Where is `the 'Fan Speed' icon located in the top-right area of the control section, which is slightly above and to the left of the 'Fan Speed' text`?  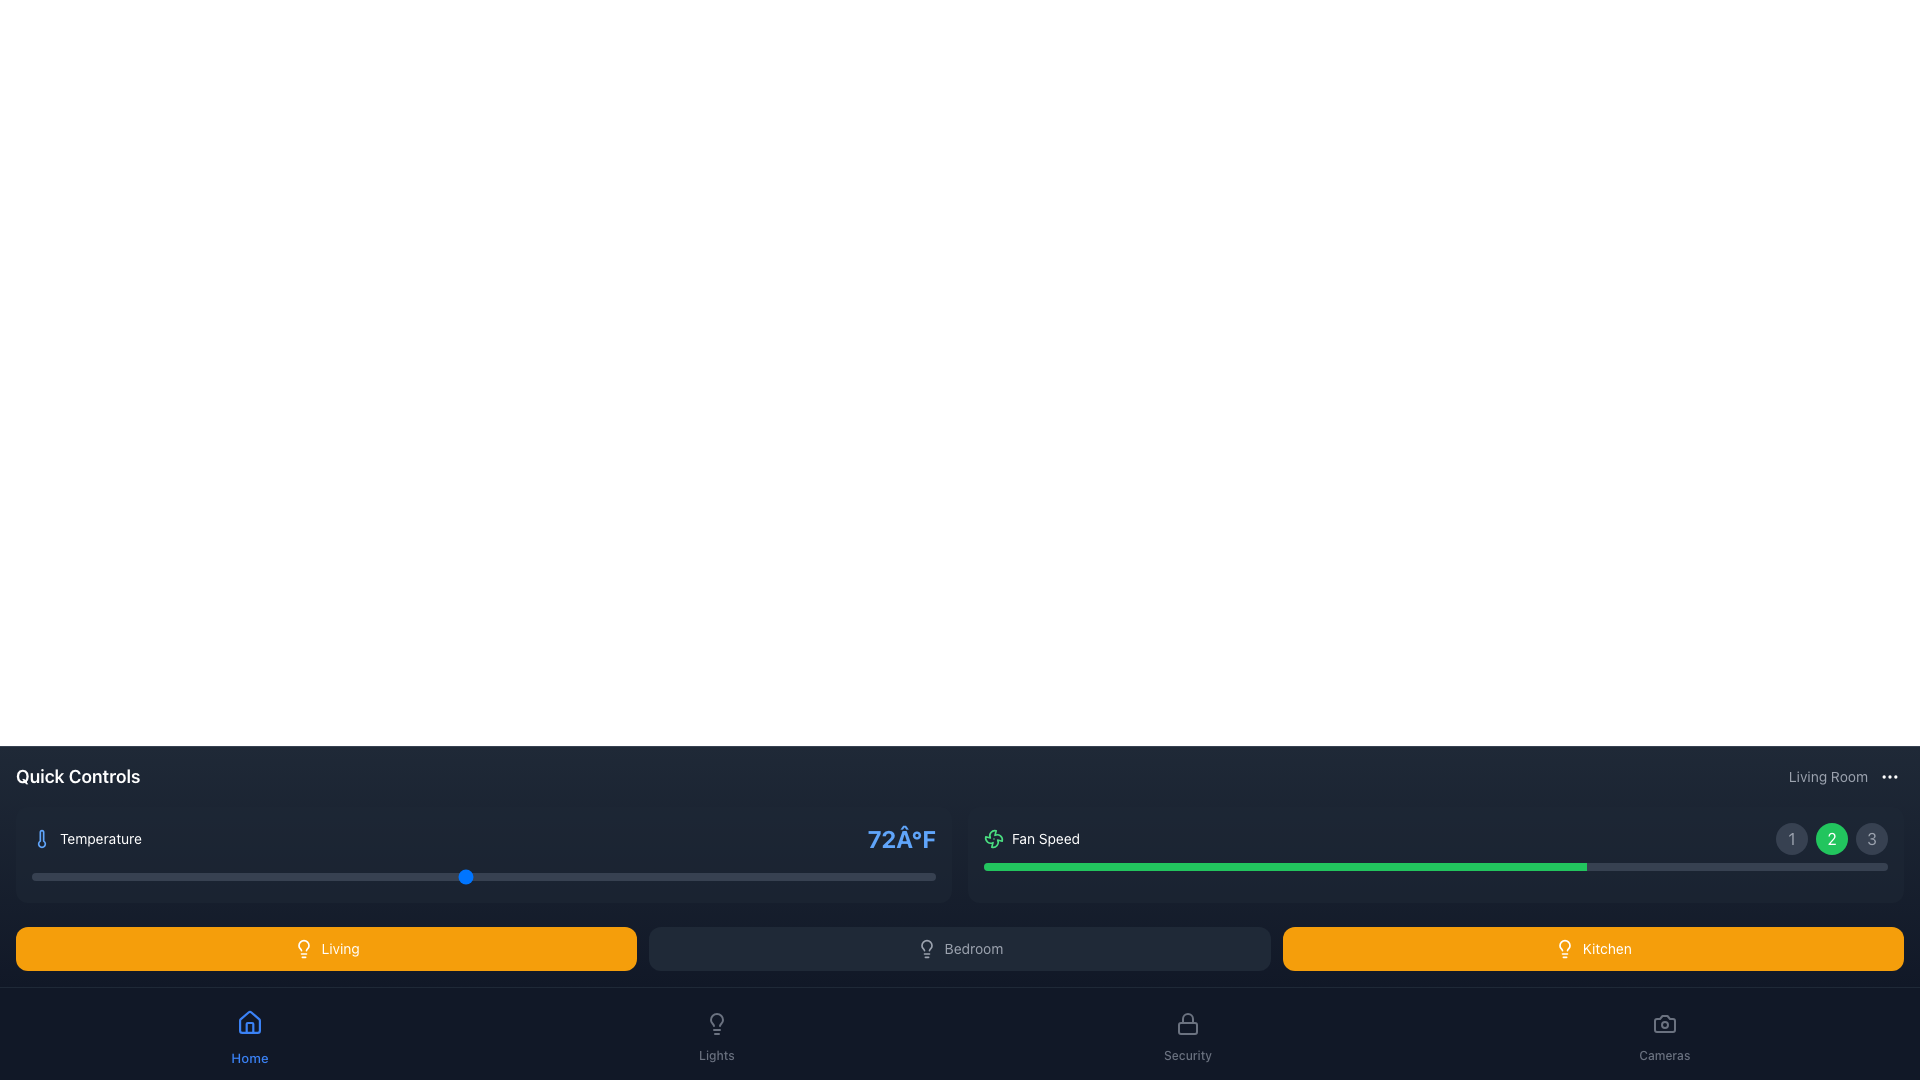
the 'Fan Speed' icon located in the top-right area of the control section, which is slightly above and to the left of the 'Fan Speed' text is located at coordinates (993, 839).